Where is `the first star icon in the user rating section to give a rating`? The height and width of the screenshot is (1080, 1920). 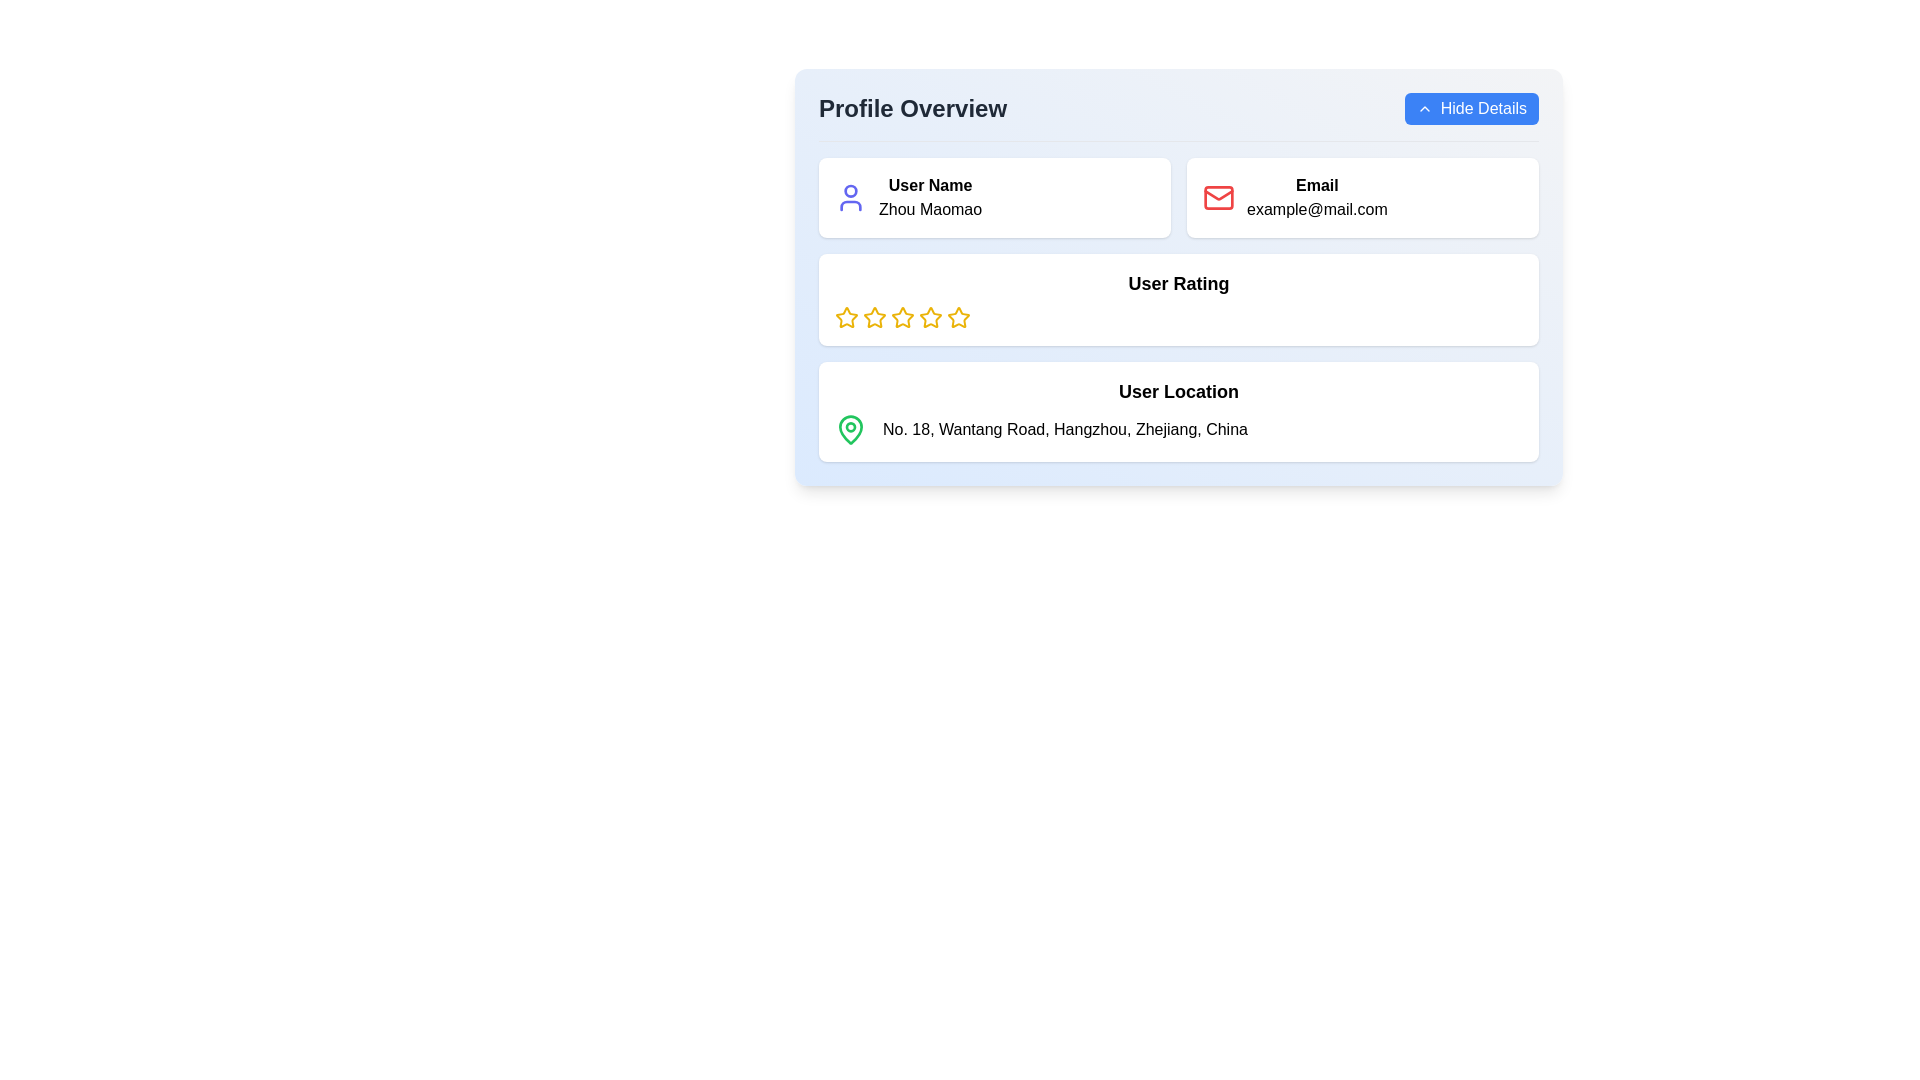
the first star icon in the user rating section to give a rating is located at coordinates (874, 316).